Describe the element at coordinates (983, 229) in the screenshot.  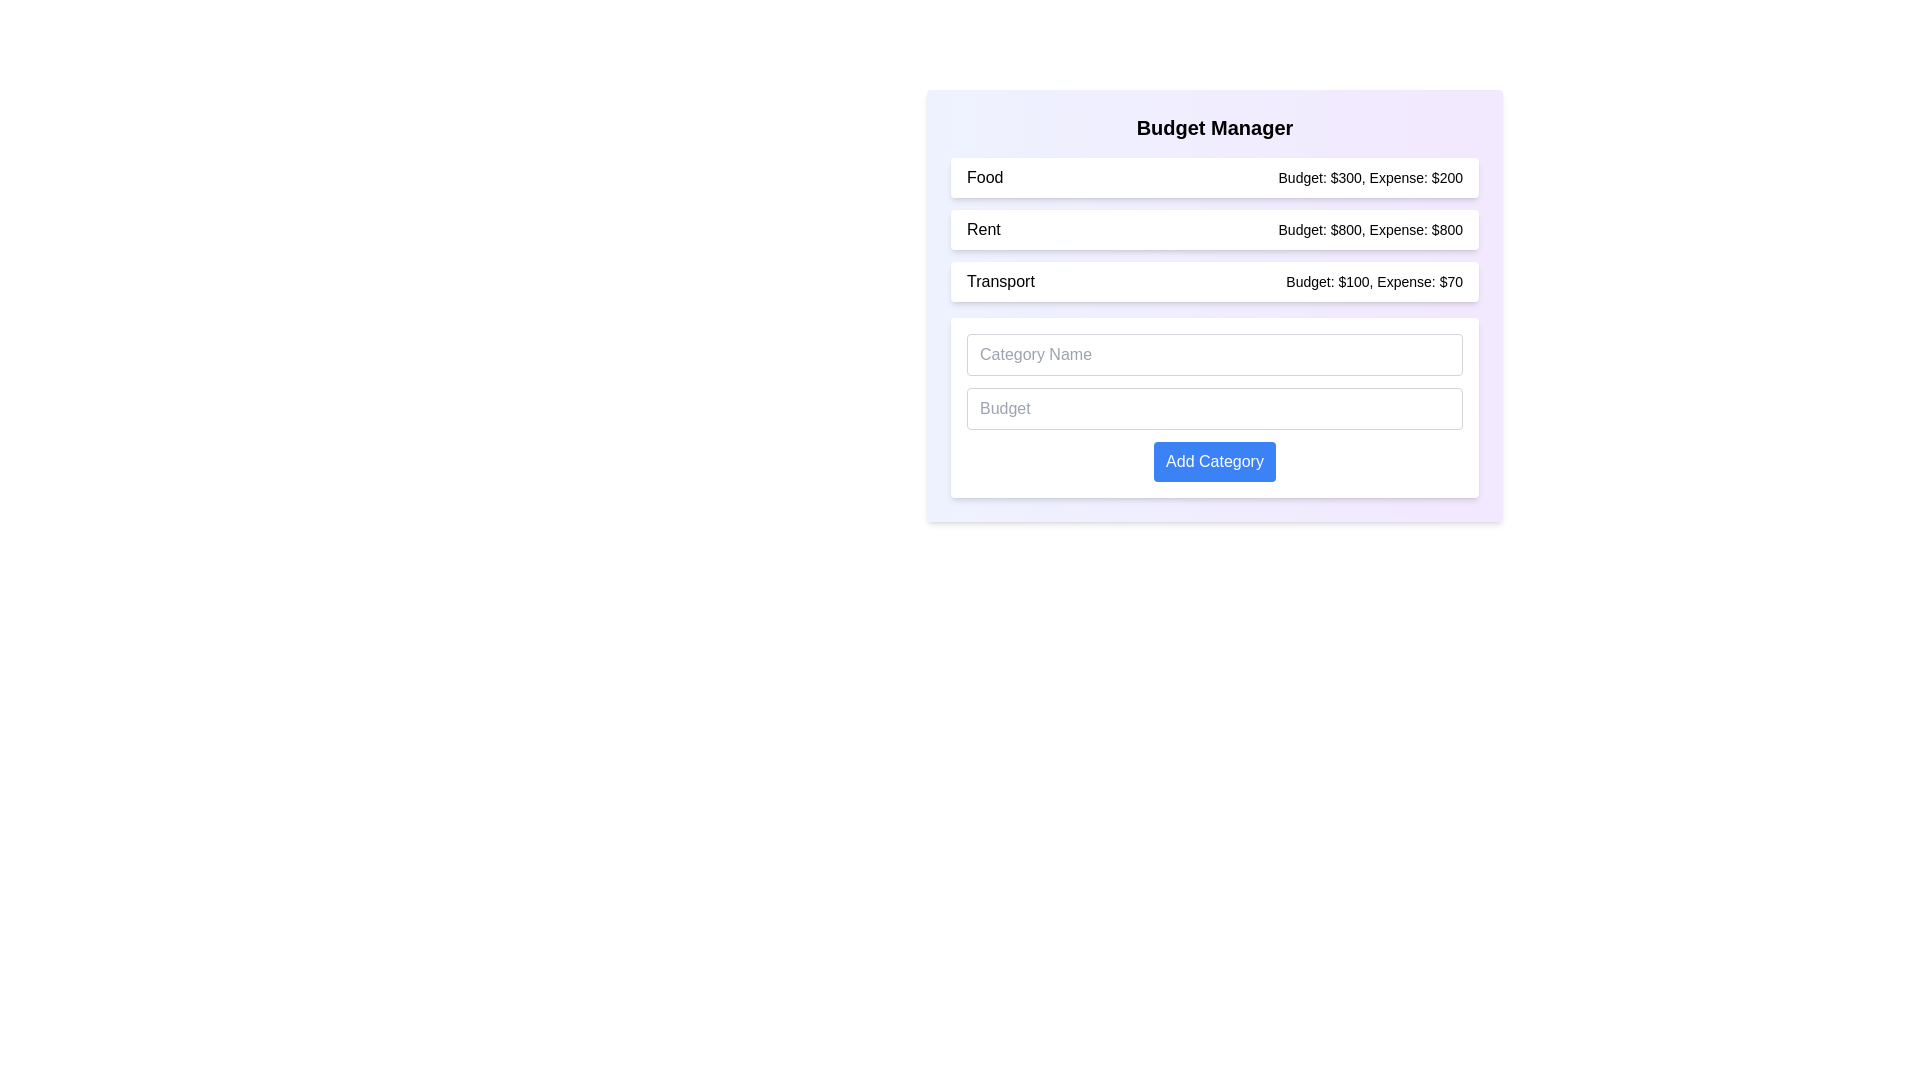
I see `the text label for the budget category located in the second budget row under 'Budget Manager', situated between 'Food' and 'Transport'` at that location.